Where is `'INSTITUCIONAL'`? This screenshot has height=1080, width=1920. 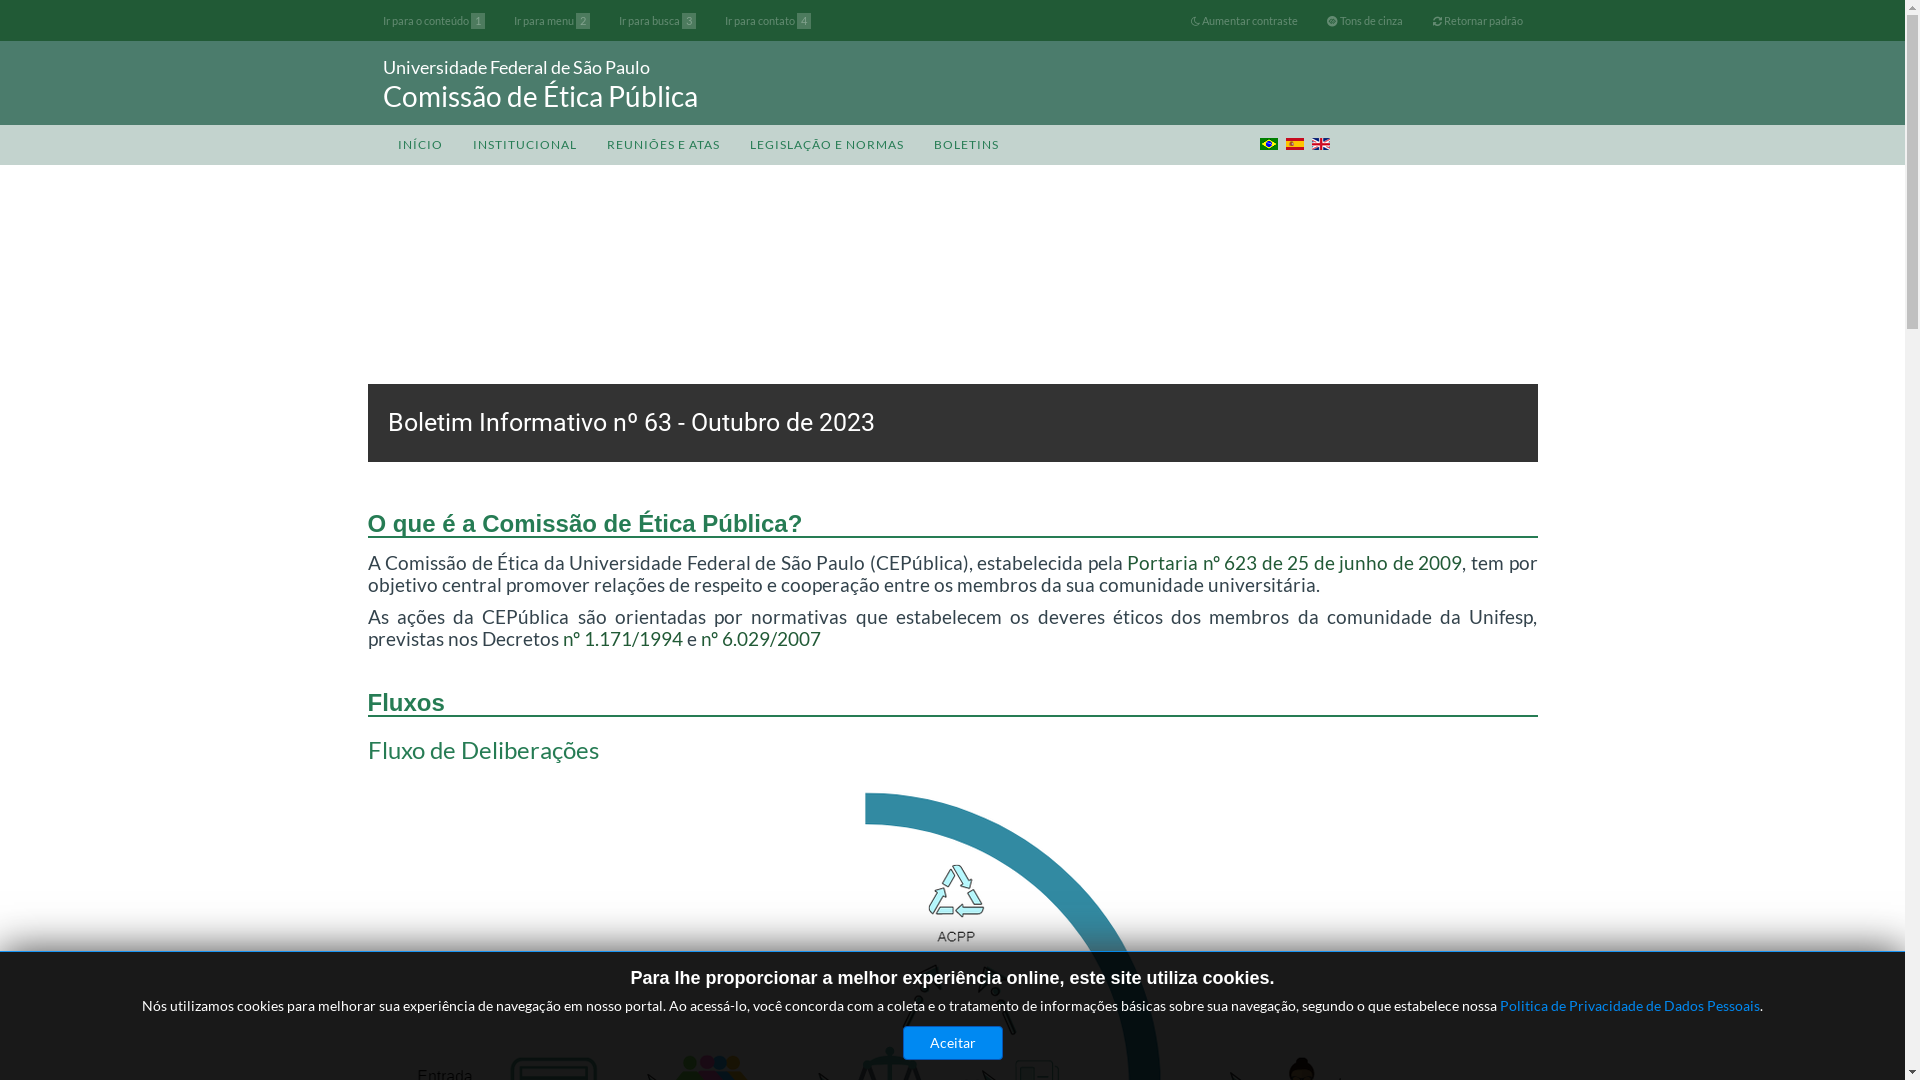 'INSTITUCIONAL' is located at coordinates (524, 144).